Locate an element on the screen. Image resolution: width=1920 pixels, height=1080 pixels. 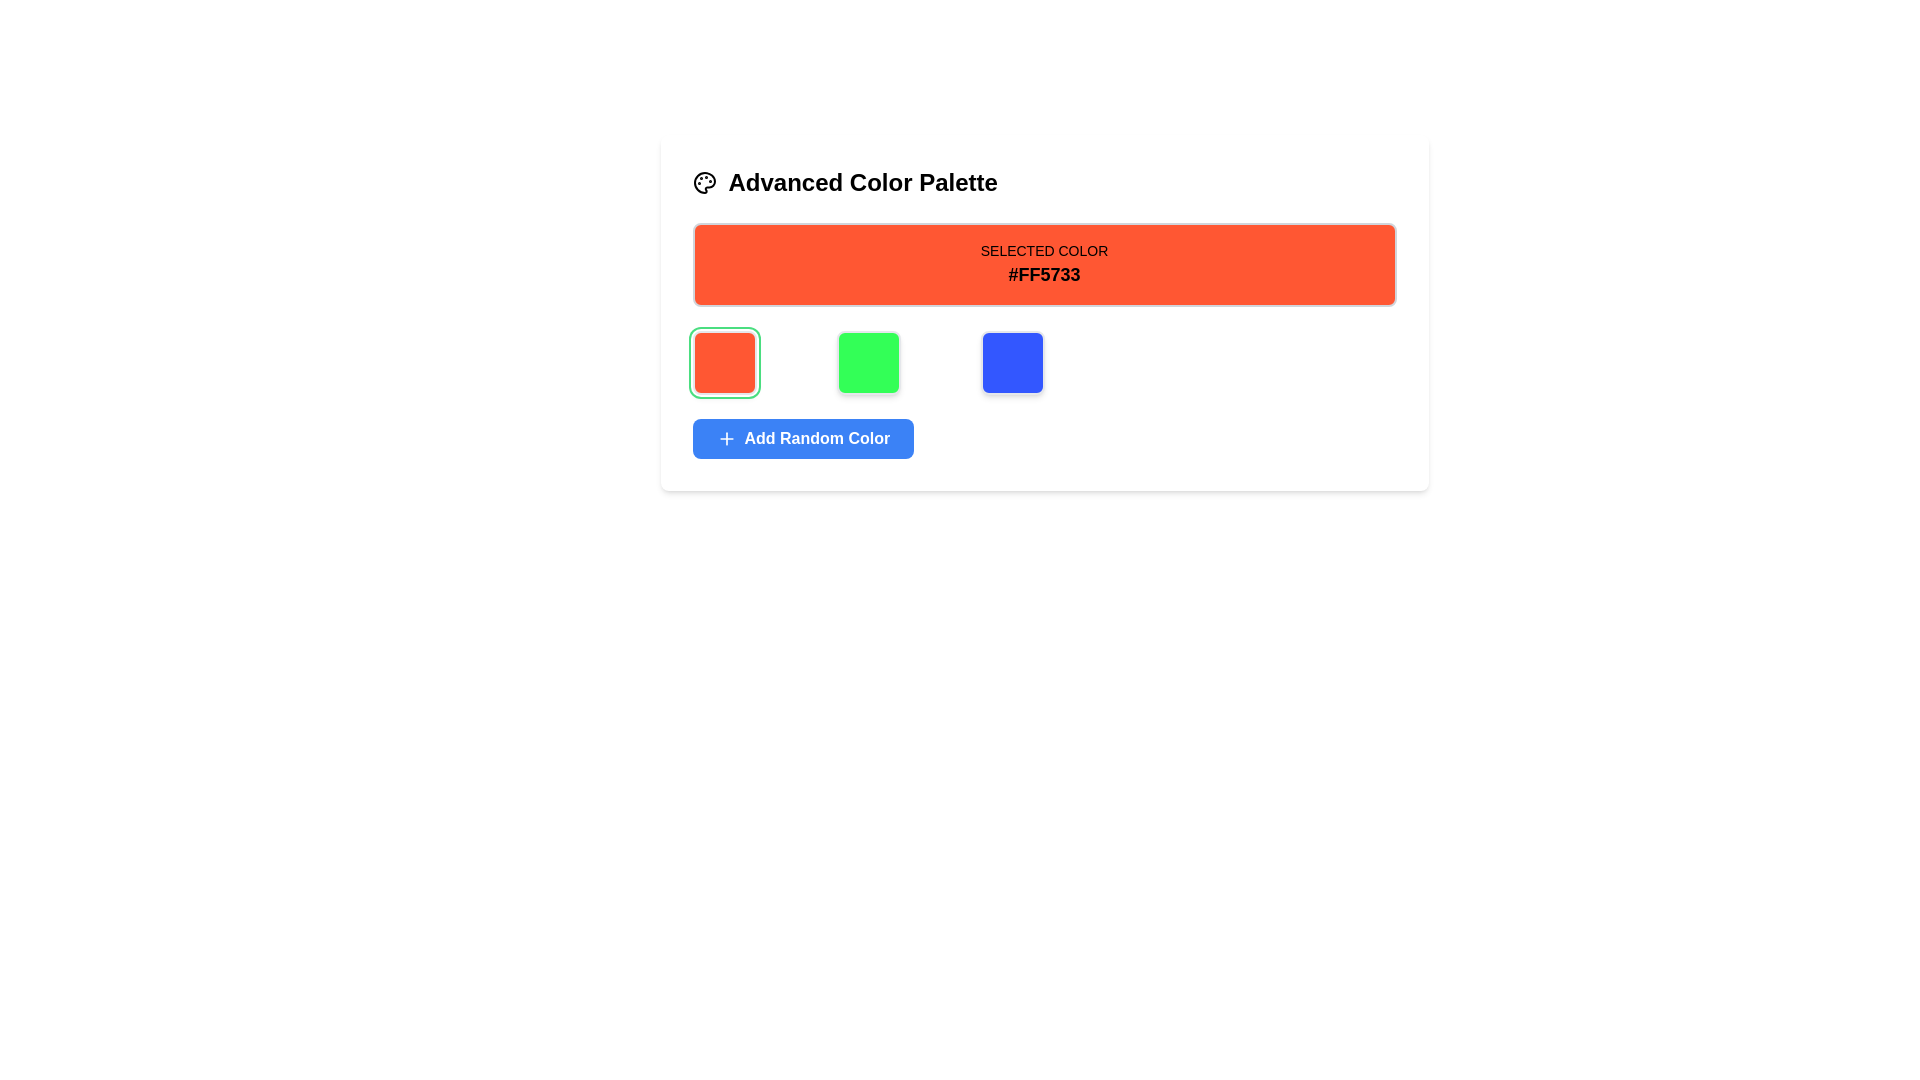
the blue color selection tile, which is the third tile in the grid located in the 'Advanced Color Palette' section is located at coordinates (1043, 362).